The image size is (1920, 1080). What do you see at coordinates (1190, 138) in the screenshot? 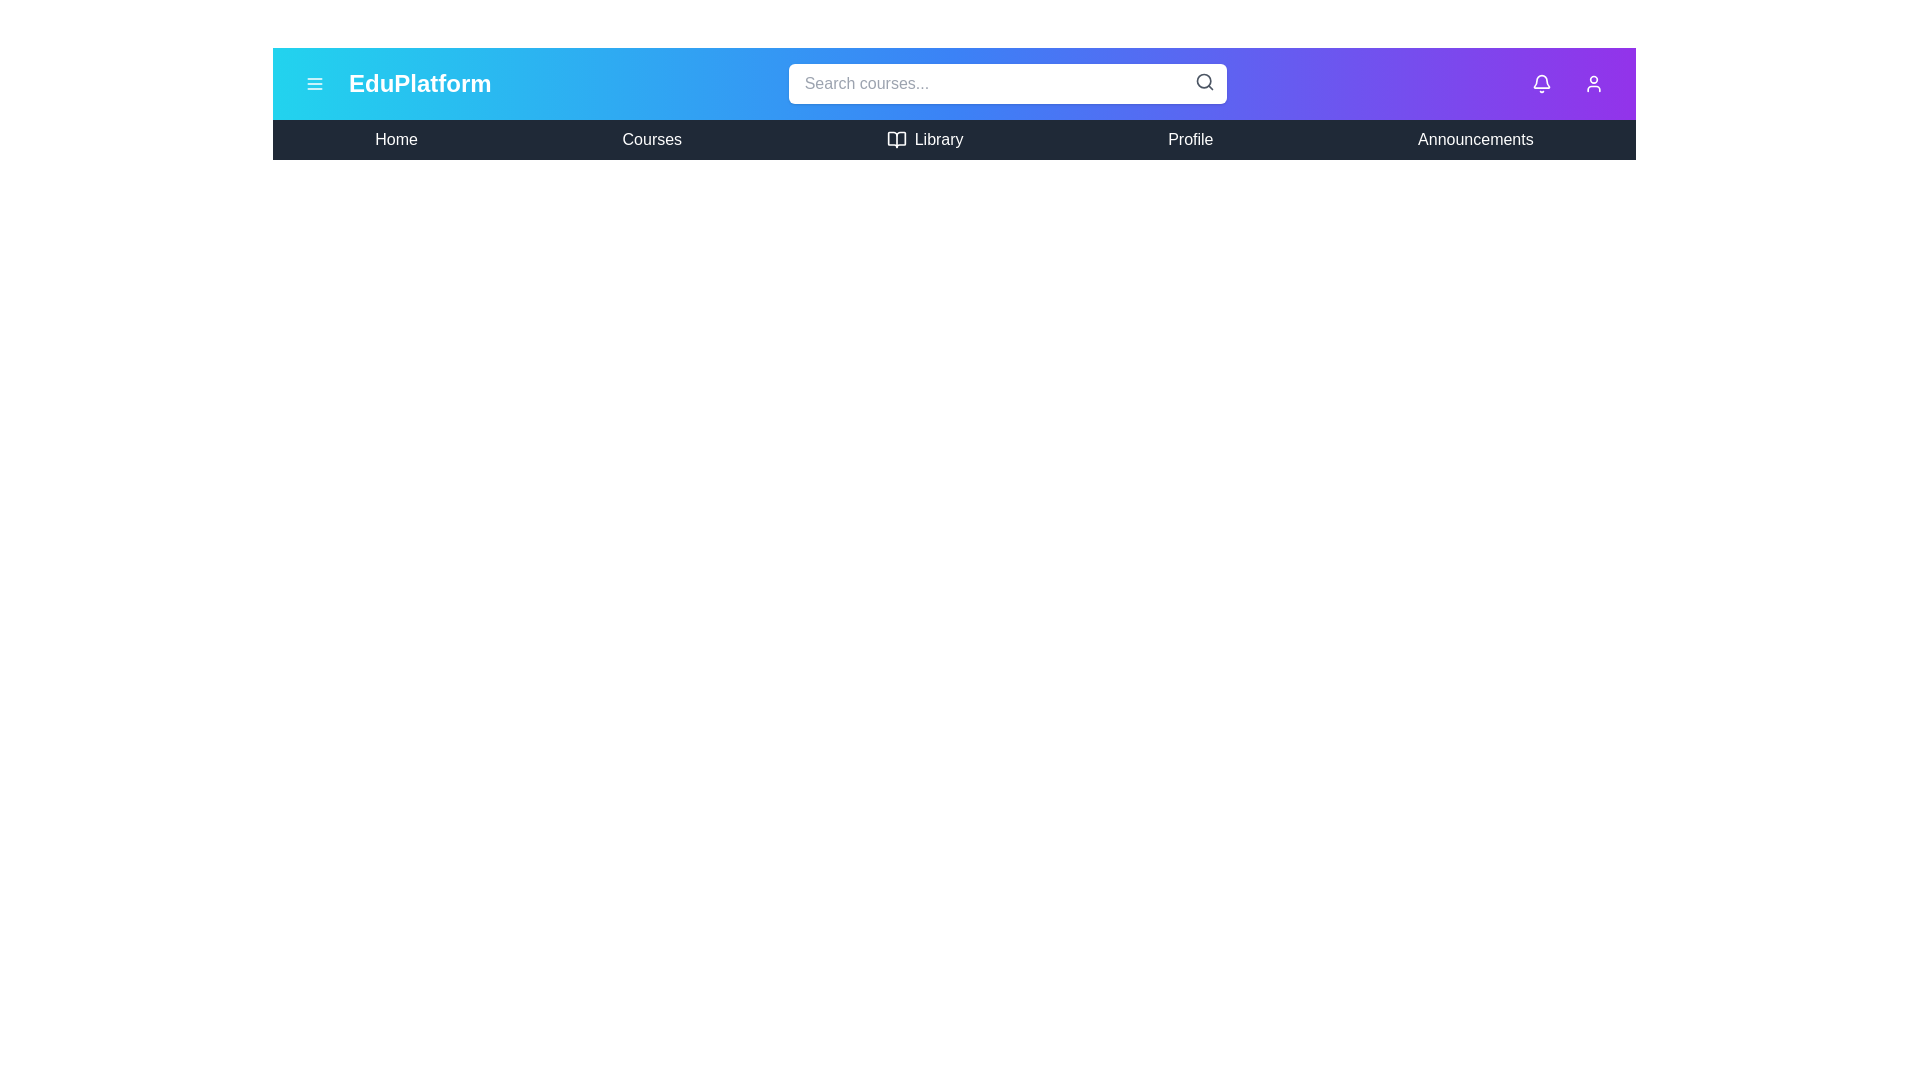
I see `the menu item Profile to navigate to the corresponding section` at bounding box center [1190, 138].